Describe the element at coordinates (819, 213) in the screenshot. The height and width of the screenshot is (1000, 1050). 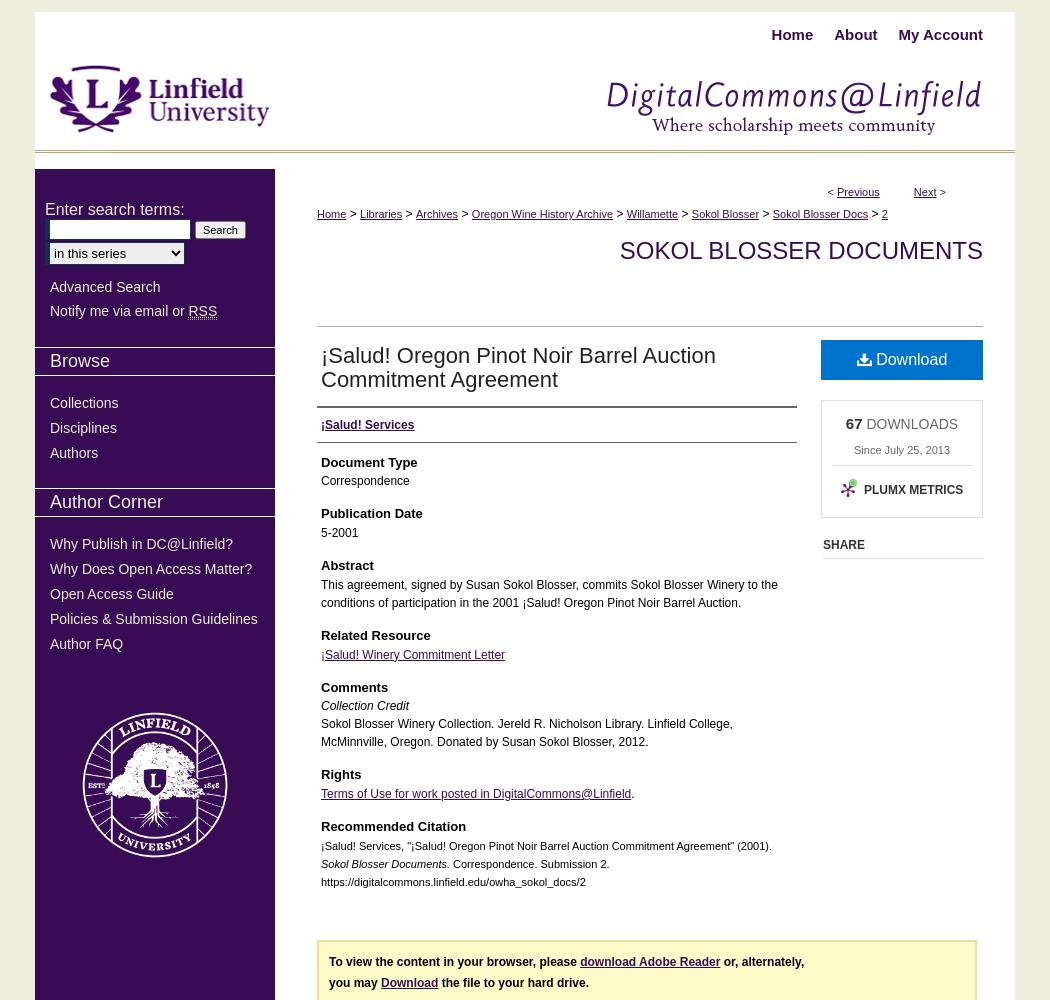
I see `'Sokol Blosser Docs'` at that location.